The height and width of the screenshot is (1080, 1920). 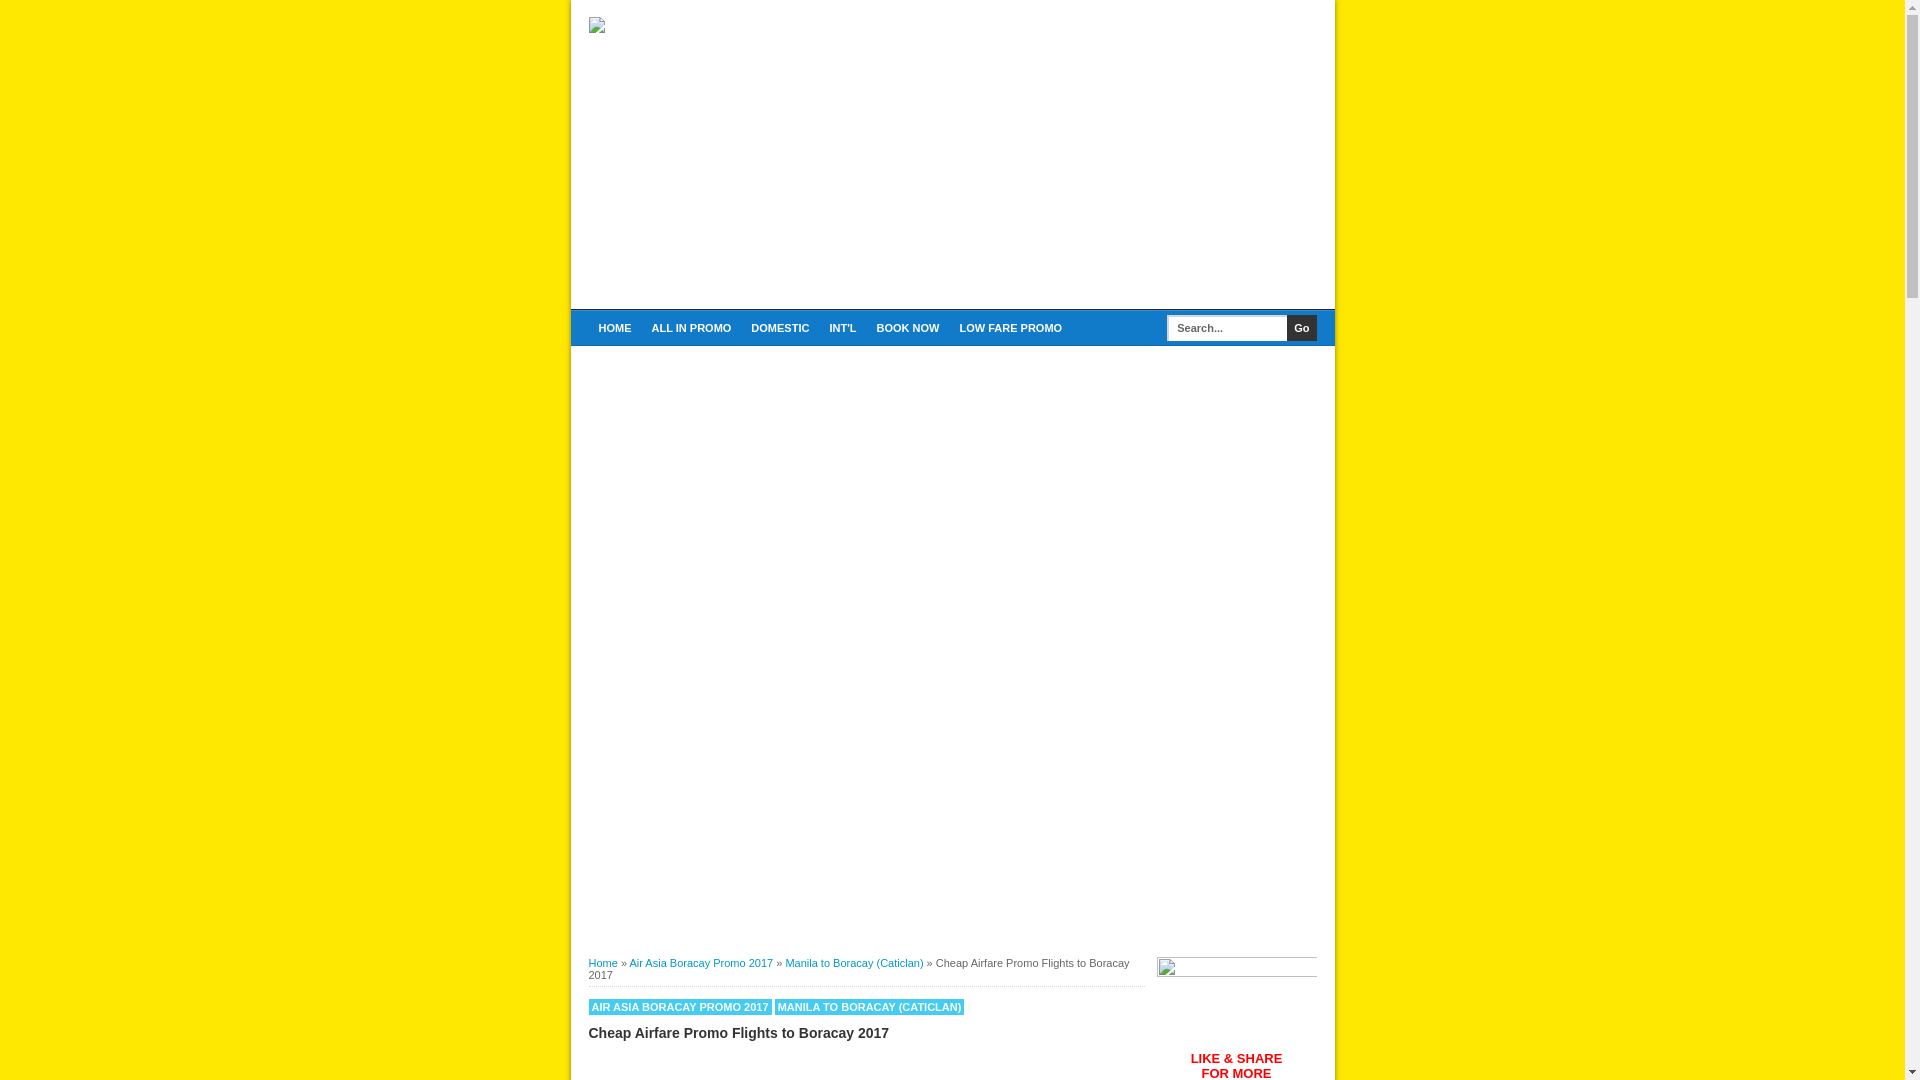 I want to click on 'Home', so click(x=587, y=962).